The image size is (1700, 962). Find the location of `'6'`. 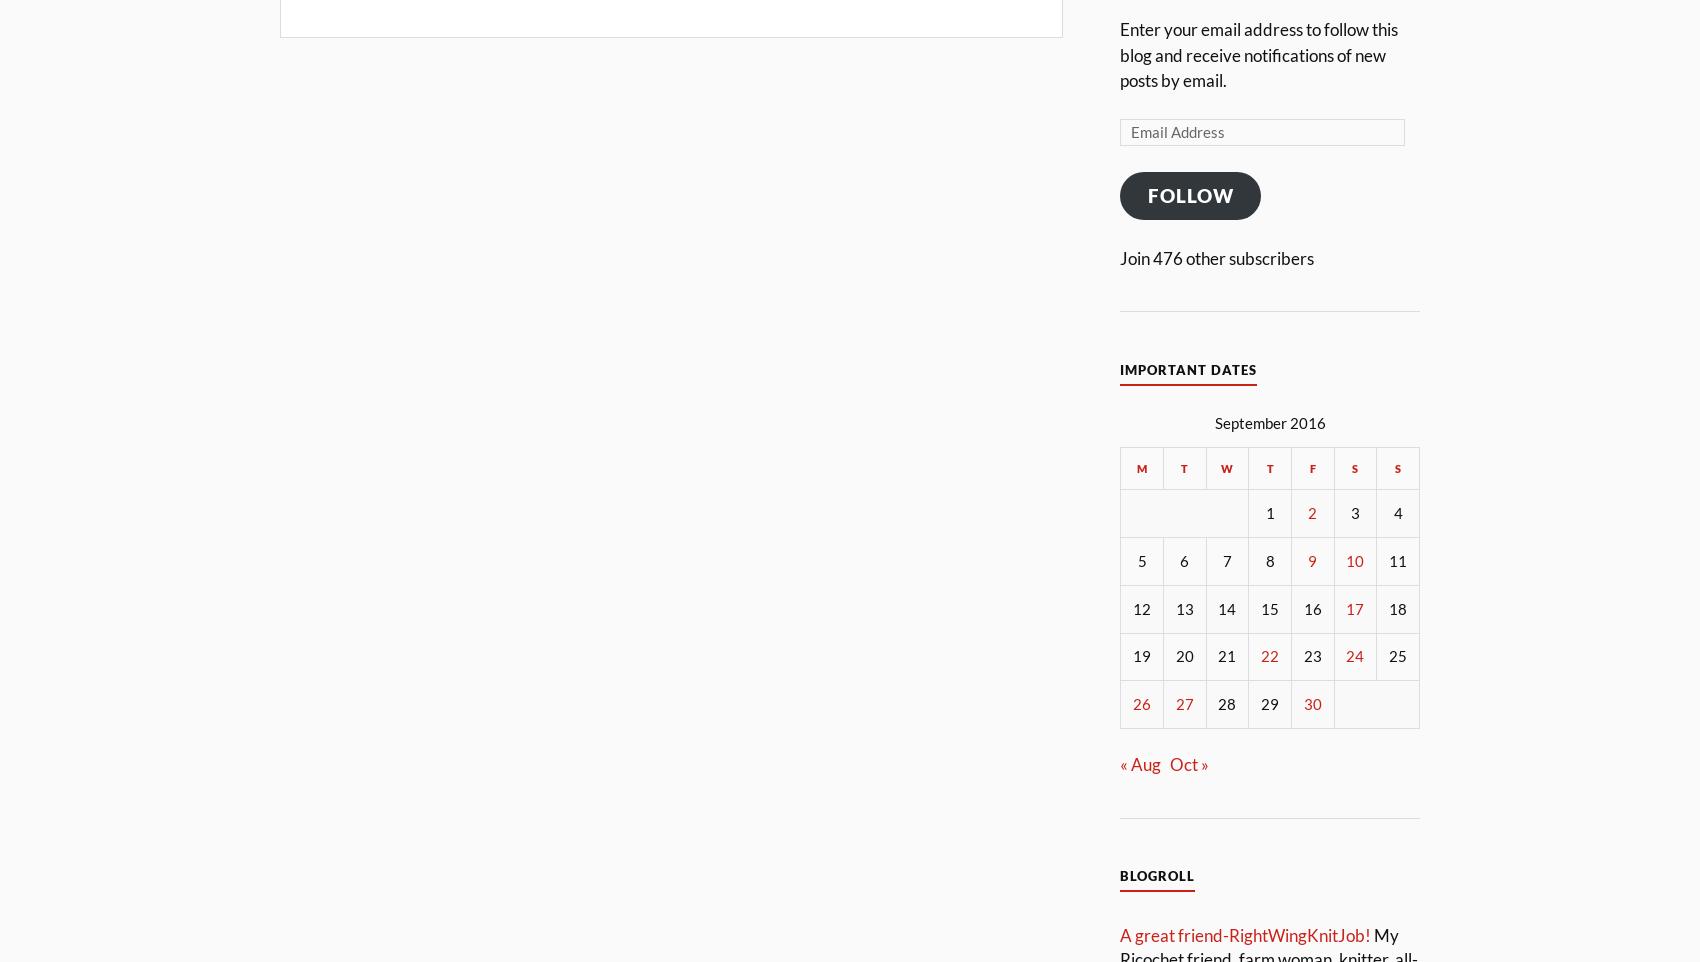

'6' is located at coordinates (1183, 559).